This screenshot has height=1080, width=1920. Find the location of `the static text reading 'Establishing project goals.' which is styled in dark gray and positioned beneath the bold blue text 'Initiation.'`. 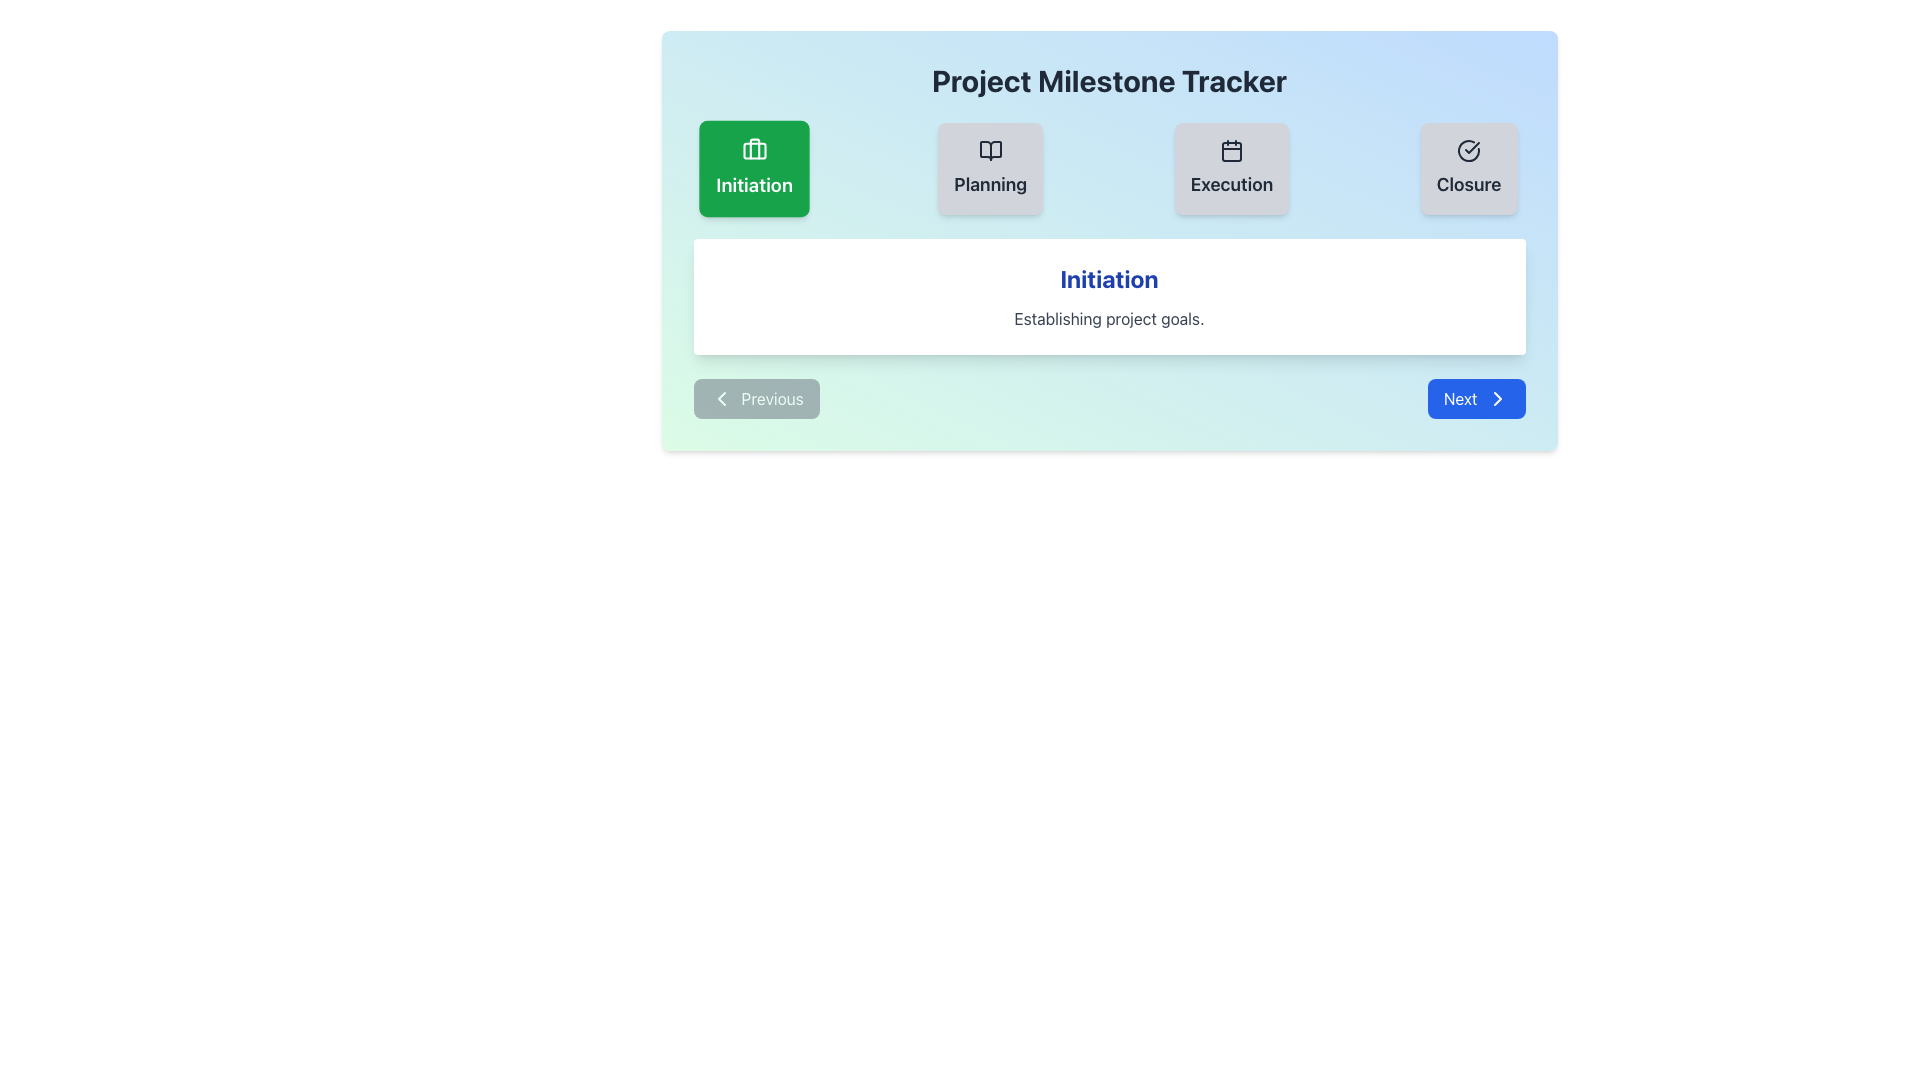

the static text reading 'Establishing project goals.' which is styled in dark gray and positioned beneath the bold blue text 'Initiation.' is located at coordinates (1108, 318).